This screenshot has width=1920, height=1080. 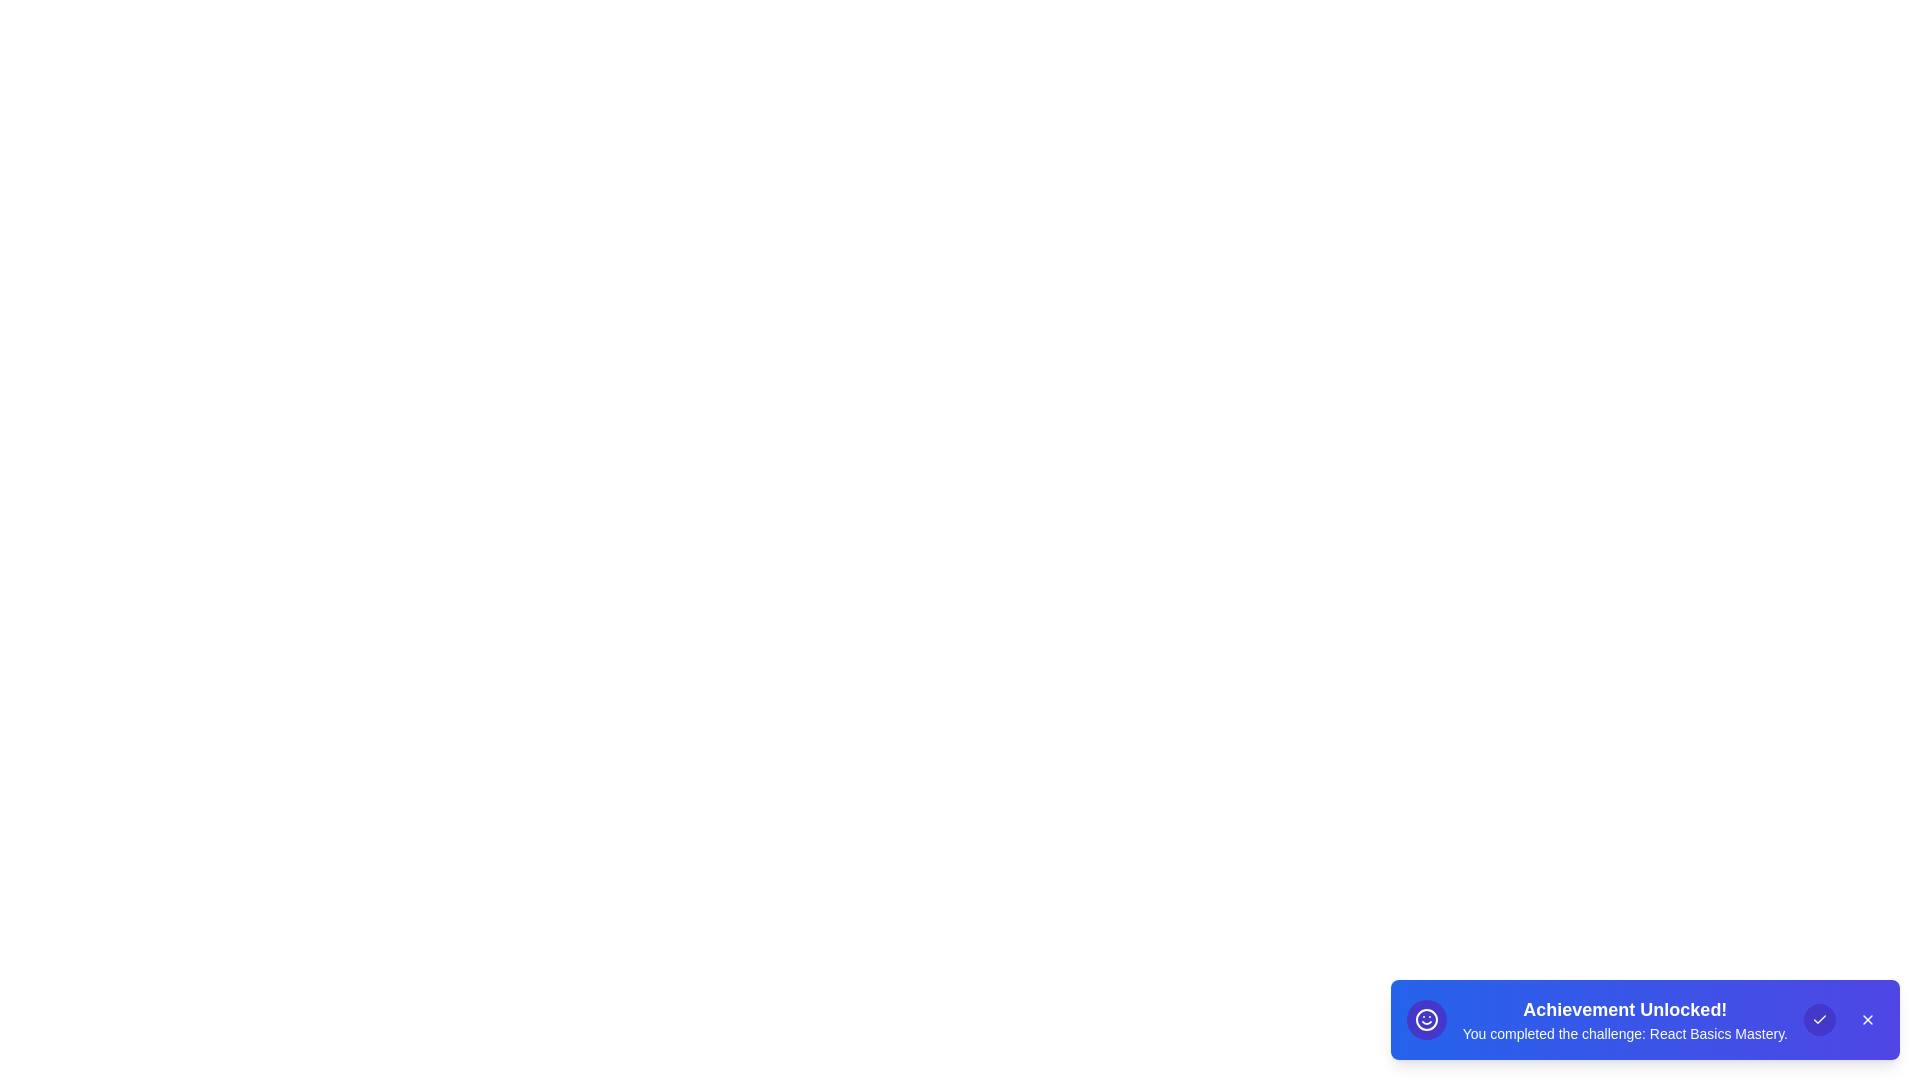 I want to click on the button check_button to observe the hover effect, so click(x=1819, y=1019).